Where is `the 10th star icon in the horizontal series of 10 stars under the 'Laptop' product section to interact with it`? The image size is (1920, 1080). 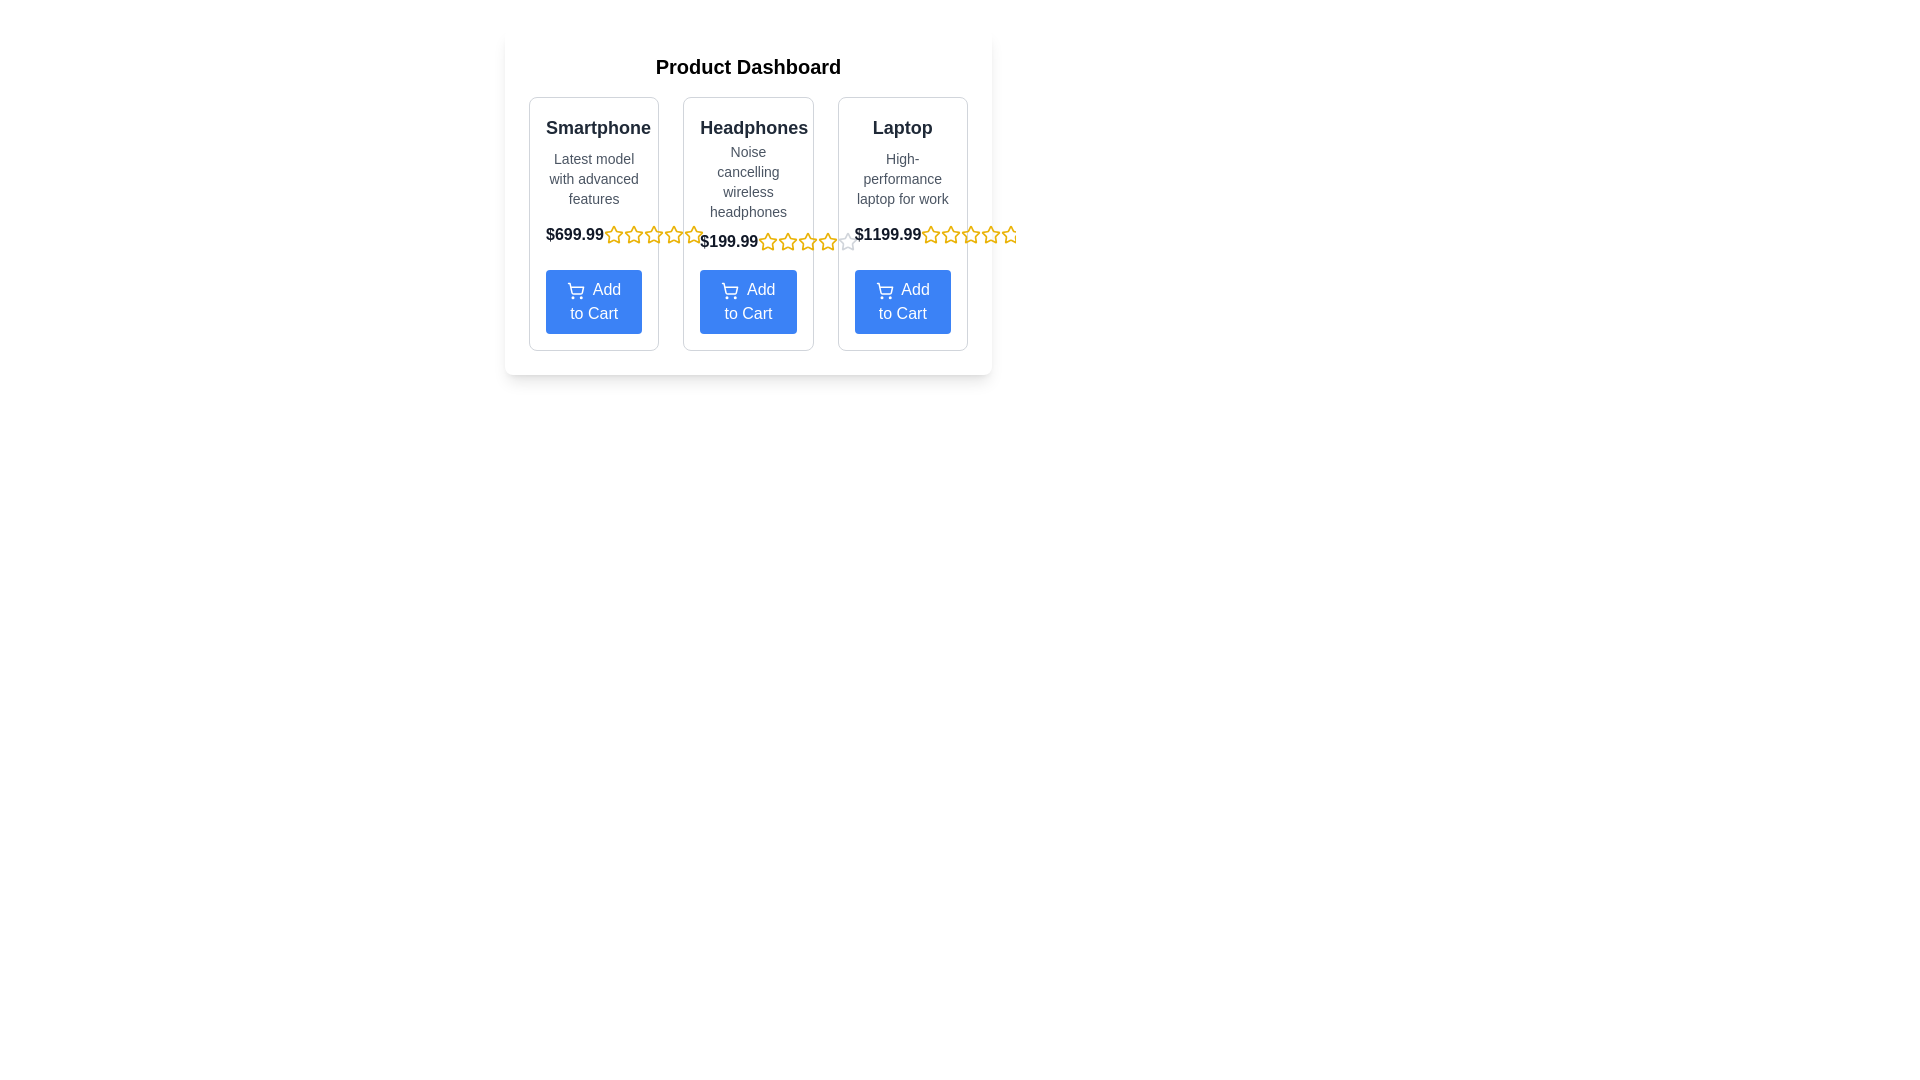 the 10th star icon in the horizontal series of 10 stars under the 'Laptop' product section to interact with it is located at coordinates (1011, 234).